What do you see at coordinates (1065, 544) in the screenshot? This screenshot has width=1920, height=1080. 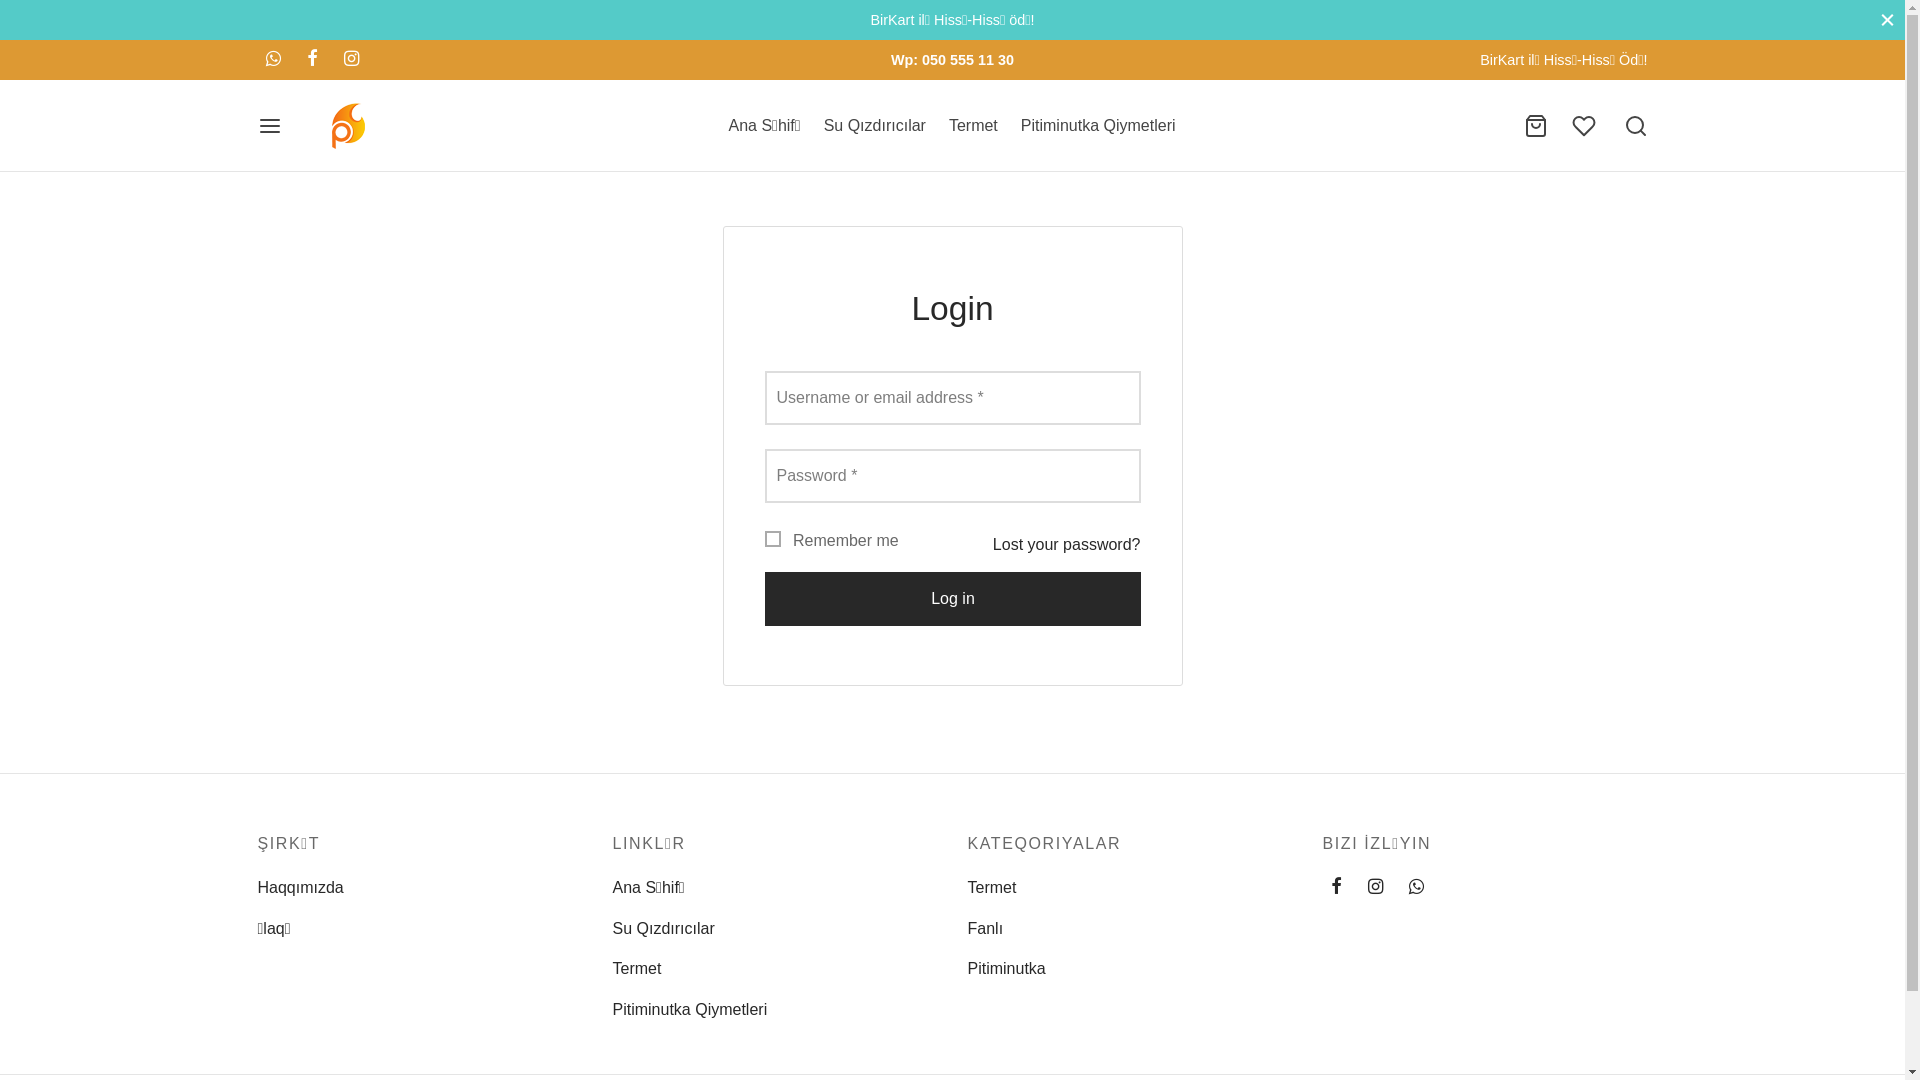 I see `'Lost your password?'` at bounding box center [1065, 544].